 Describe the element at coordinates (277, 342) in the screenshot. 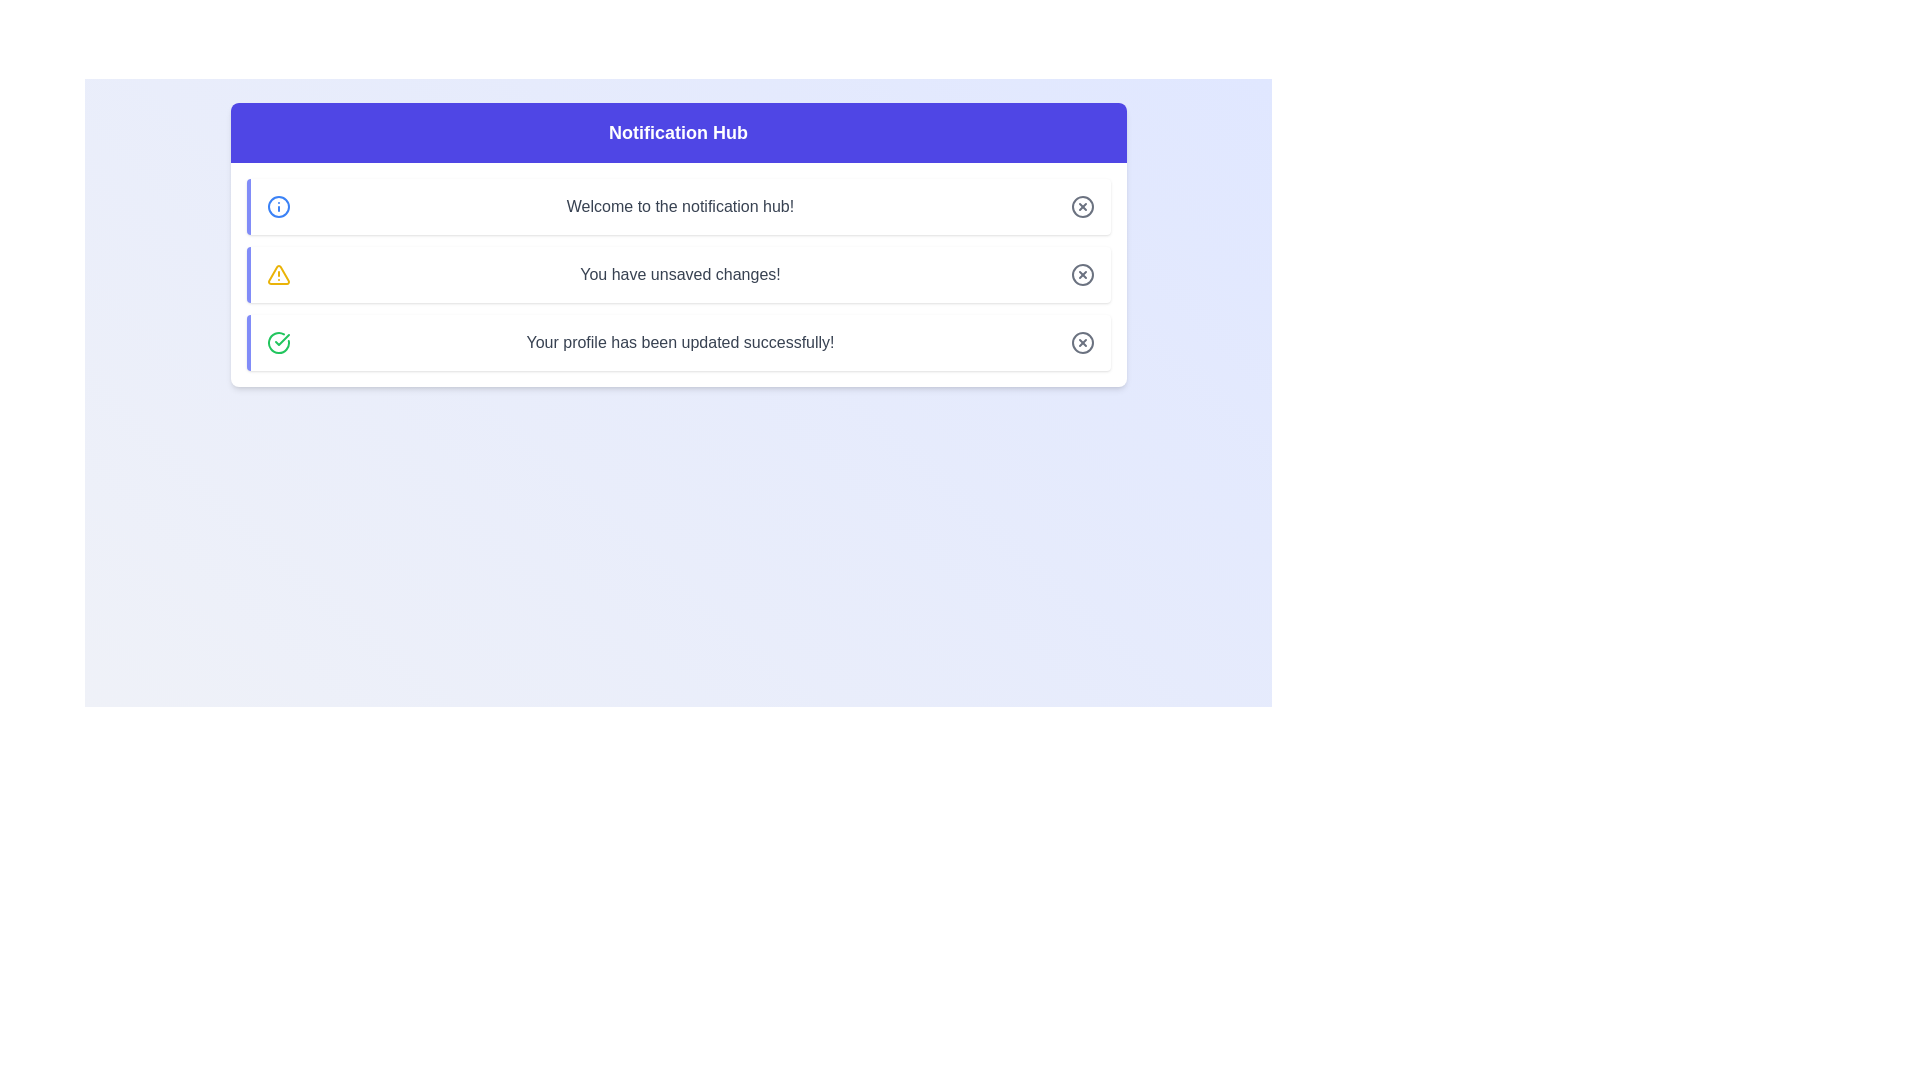

I see `the green check mark icon indicating success, located within the notification card stating 'Your profile has been updated successfully!'` at that location.